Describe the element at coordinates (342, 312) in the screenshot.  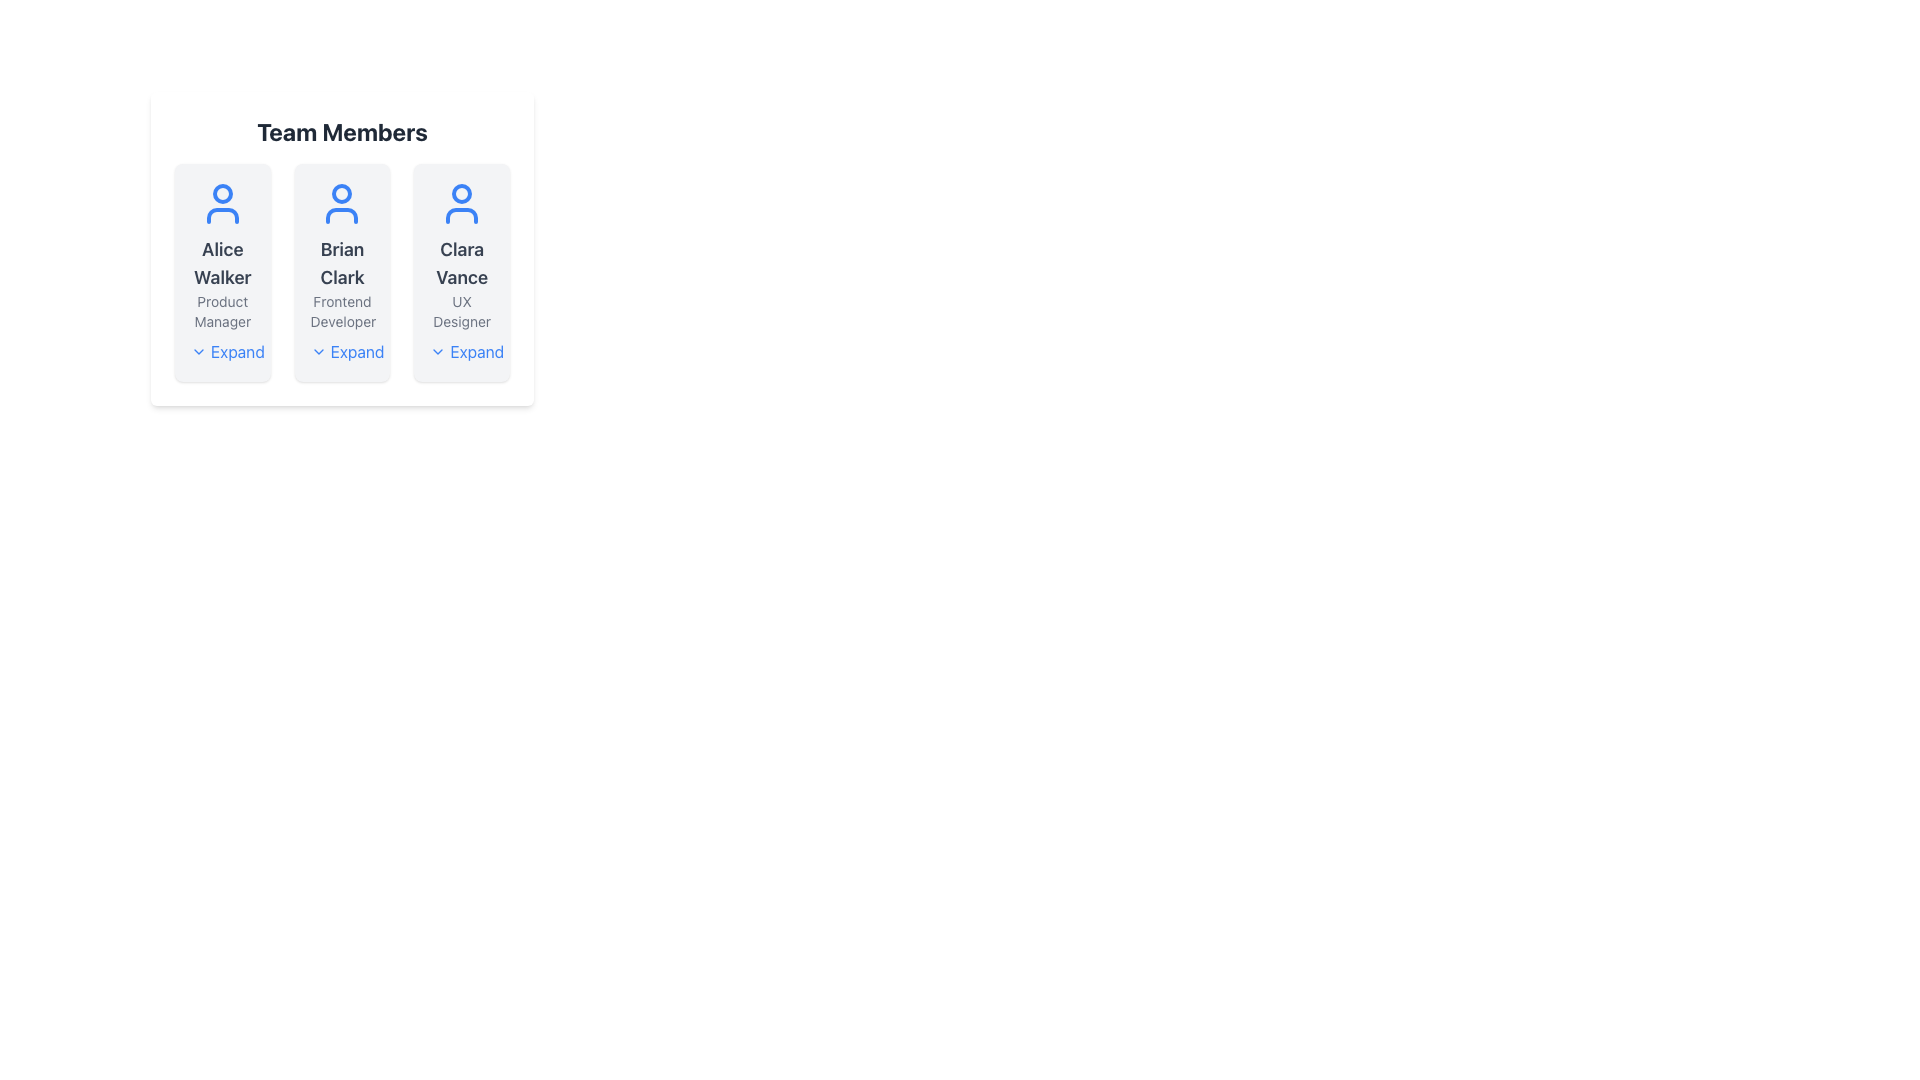
I see `the textual label stating 'Frontend Developer', which is styled in a smaller gray font and positioned centrally within the card for 'Brian Clark', below the name and above the 'Expand' button` at that location.